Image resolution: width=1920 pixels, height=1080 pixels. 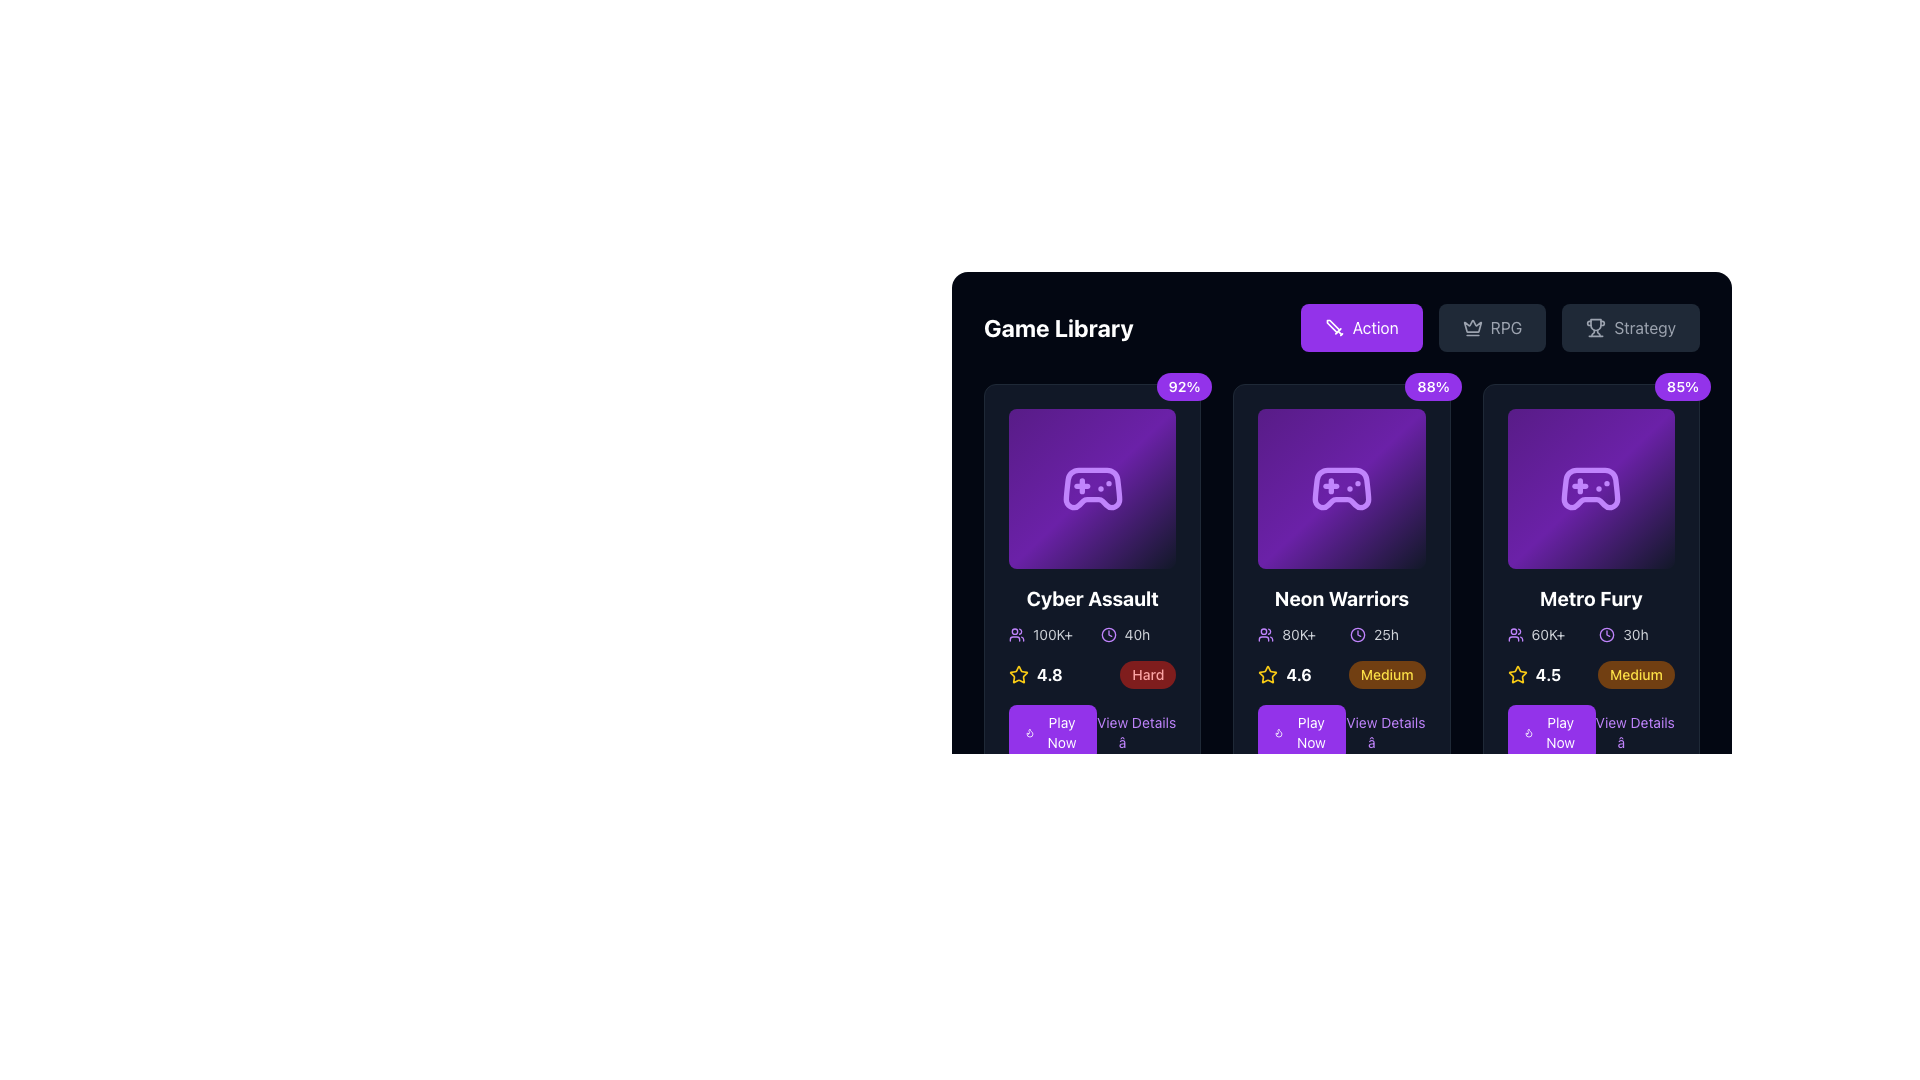 I want to click on the icon associated with the 'Action' button located in the top right section of the interface, so click(x=1334, y=326).